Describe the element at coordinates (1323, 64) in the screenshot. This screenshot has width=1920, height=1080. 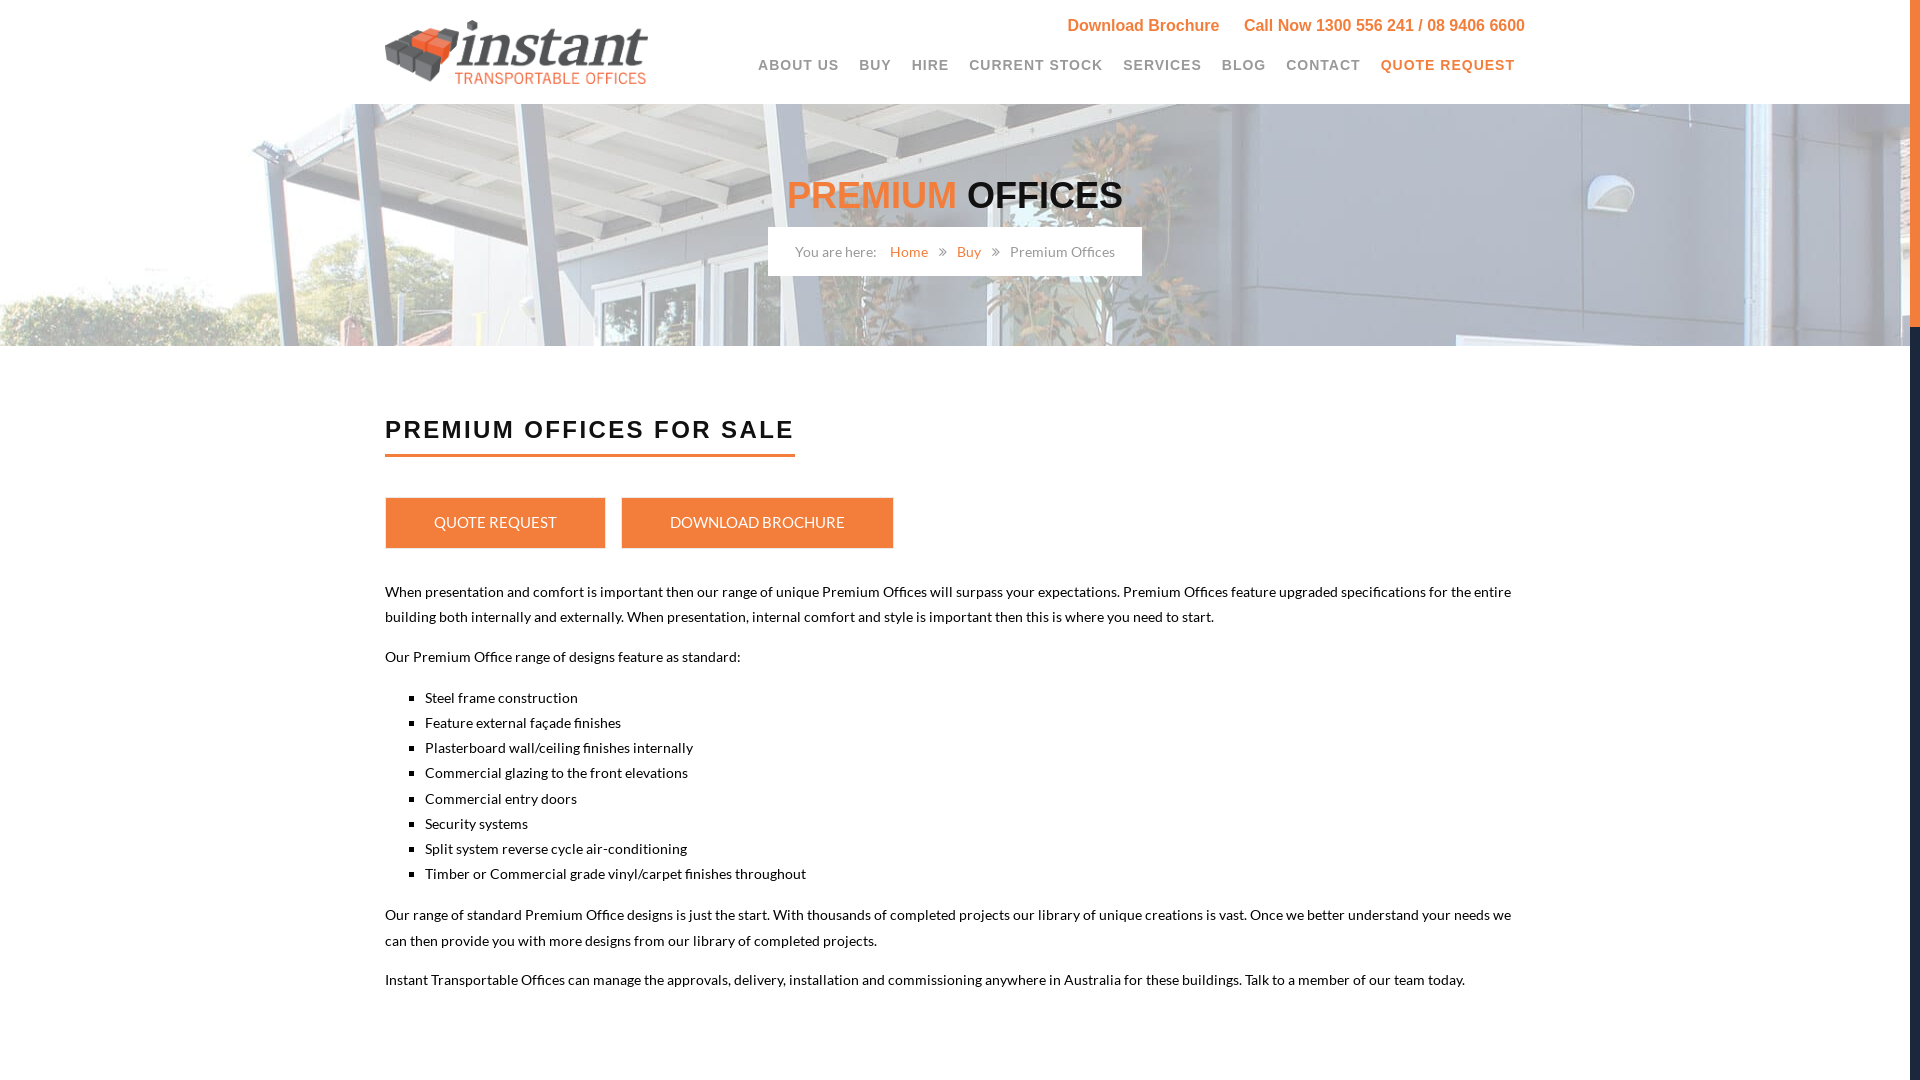
I see `'CONTACT'` at that location.